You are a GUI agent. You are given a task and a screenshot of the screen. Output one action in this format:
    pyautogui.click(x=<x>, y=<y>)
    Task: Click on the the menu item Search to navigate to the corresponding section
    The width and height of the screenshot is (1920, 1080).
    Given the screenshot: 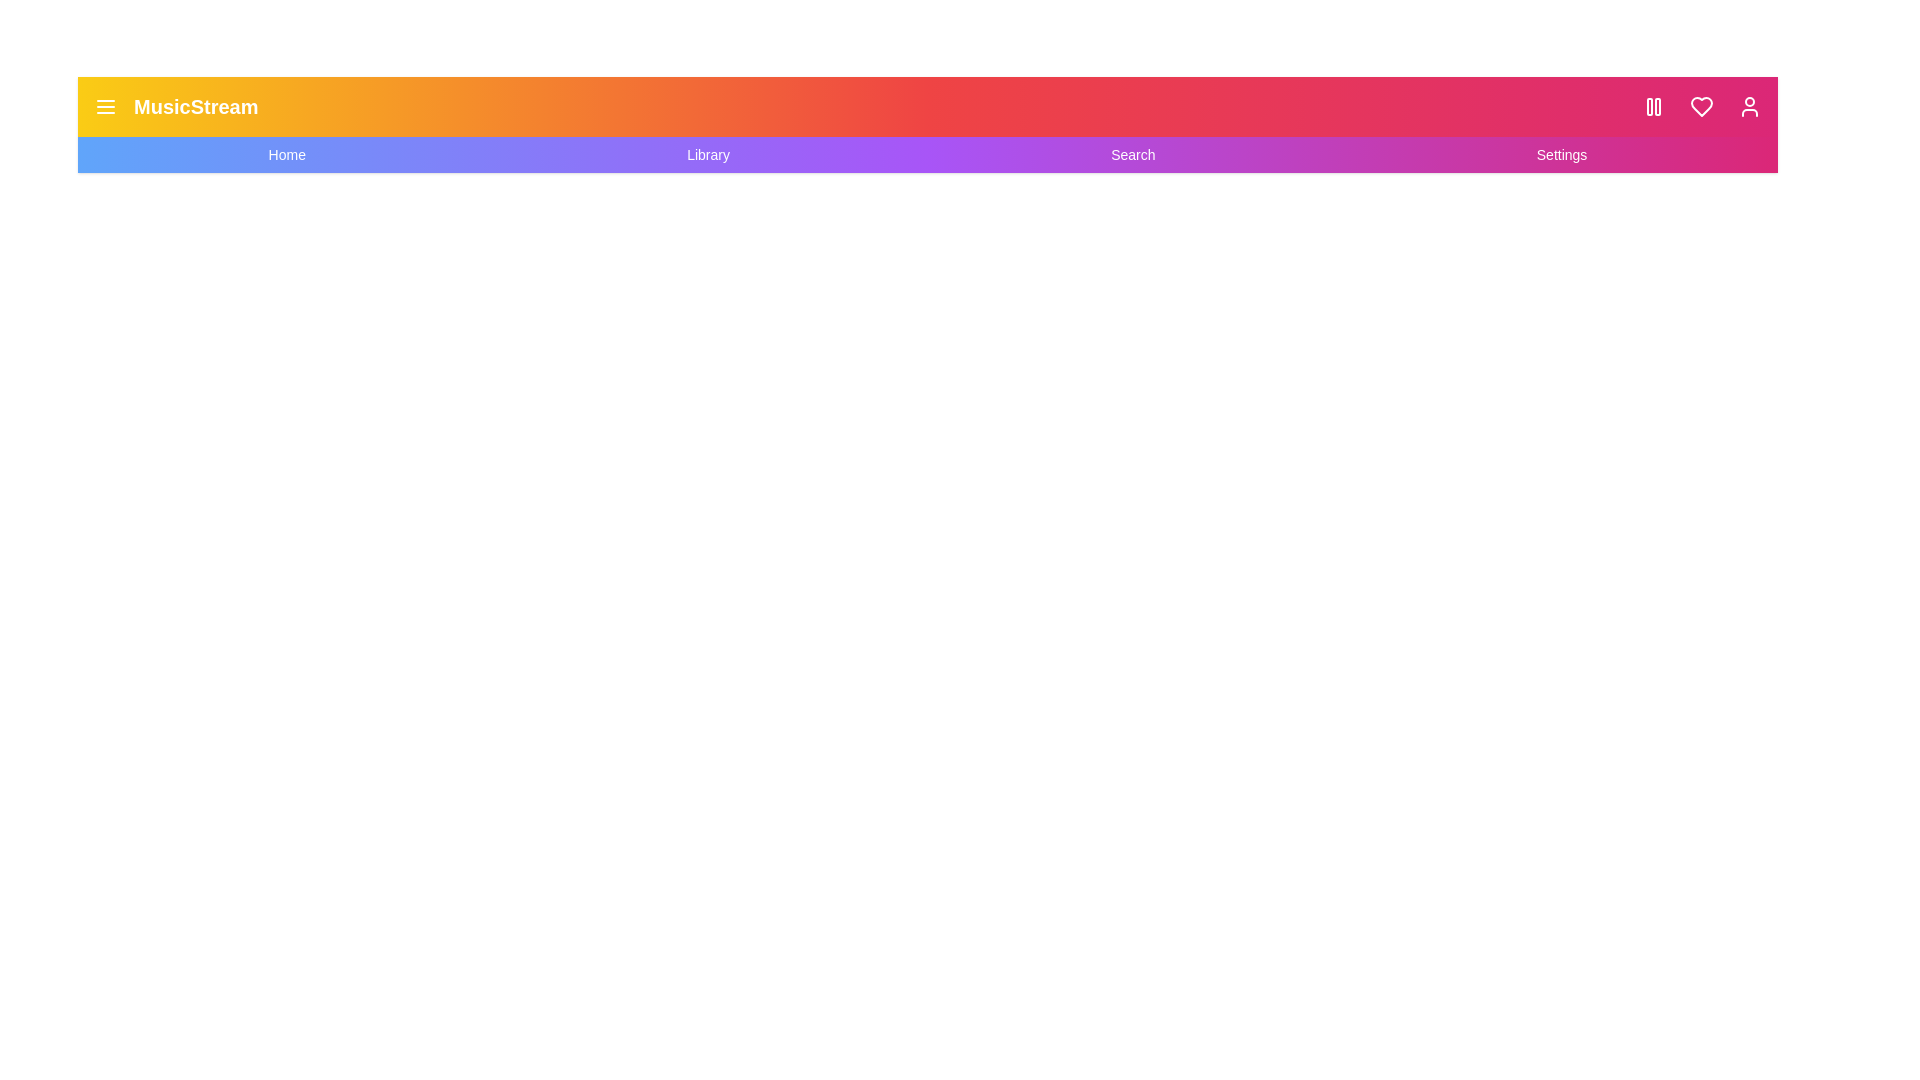 What is the action you would take?
    pyautogui.click(x=1132, y=153)
    